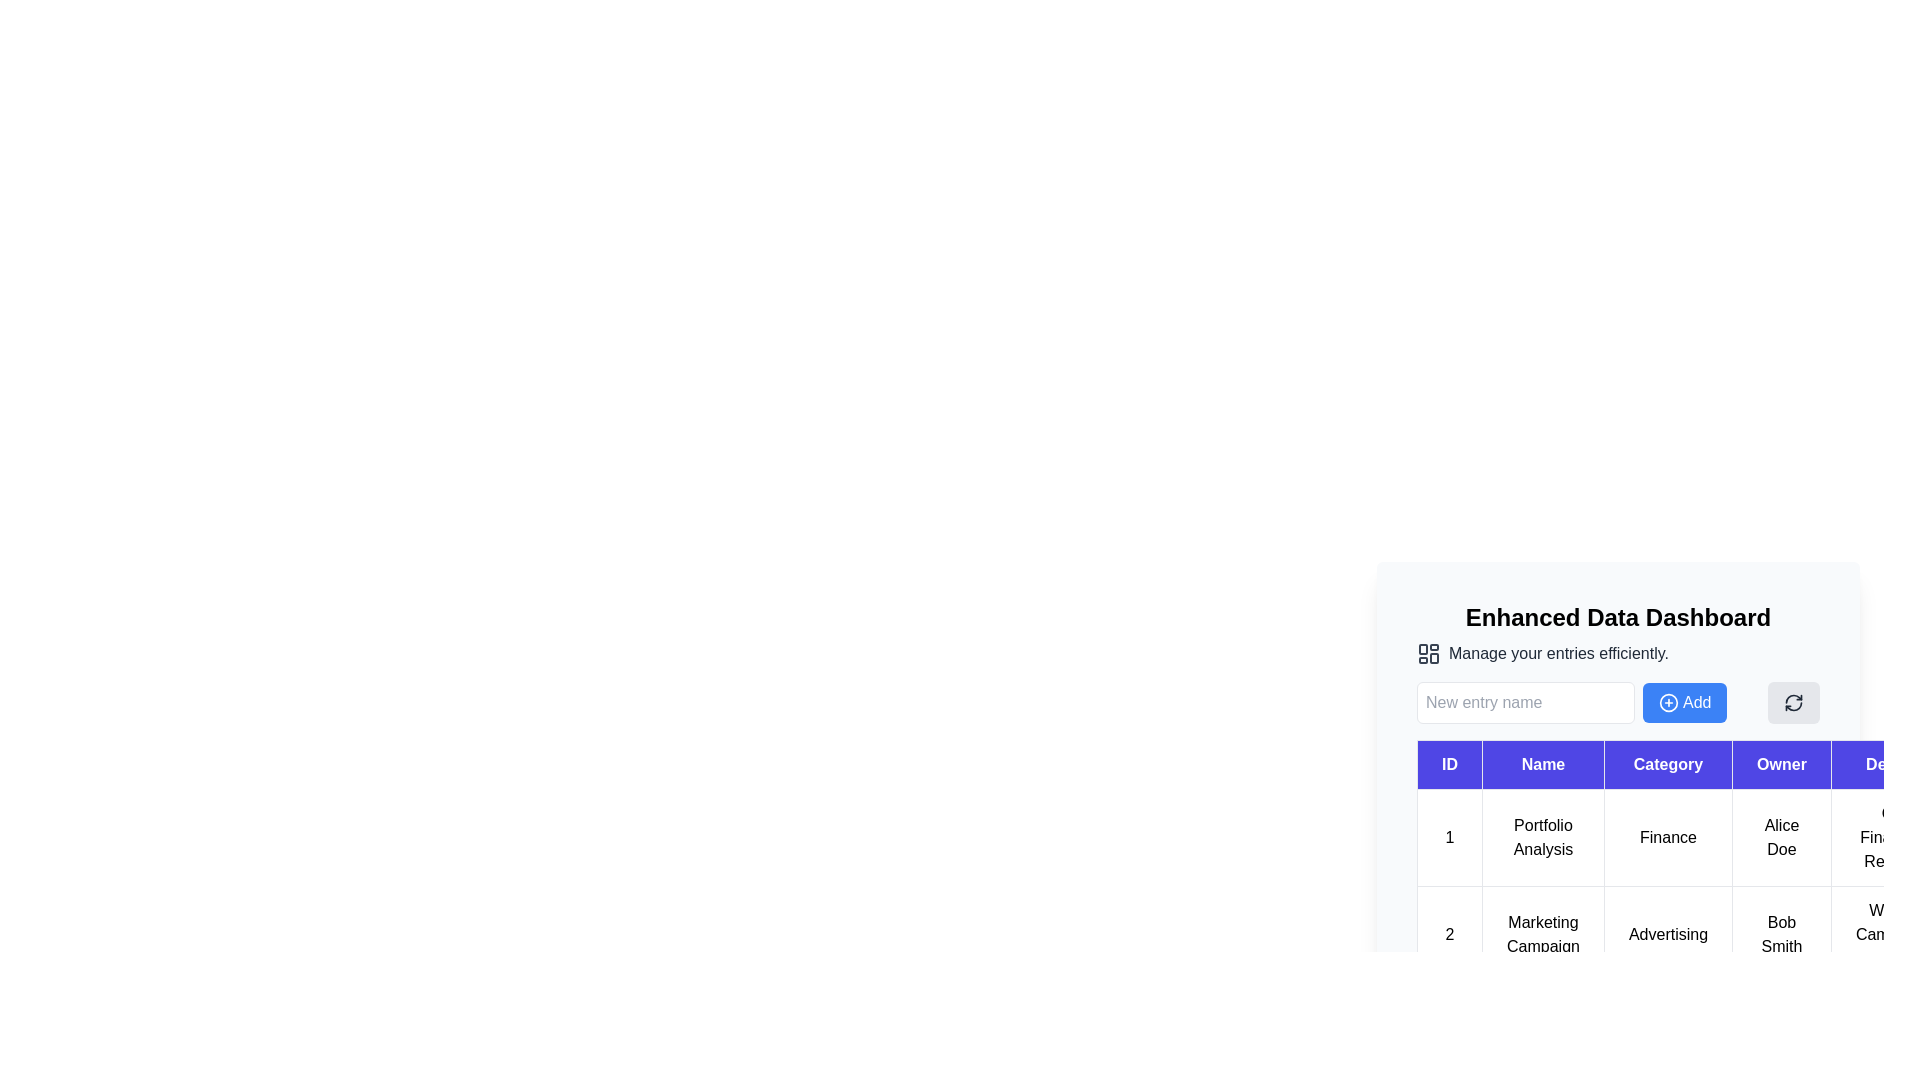  What do you see at coordinates (1449, 837) in the screenshot?
I see `the ID text element located in the first column of the dataset table, which serves as a static reference for row identification` at bounding box center [1449, 837].